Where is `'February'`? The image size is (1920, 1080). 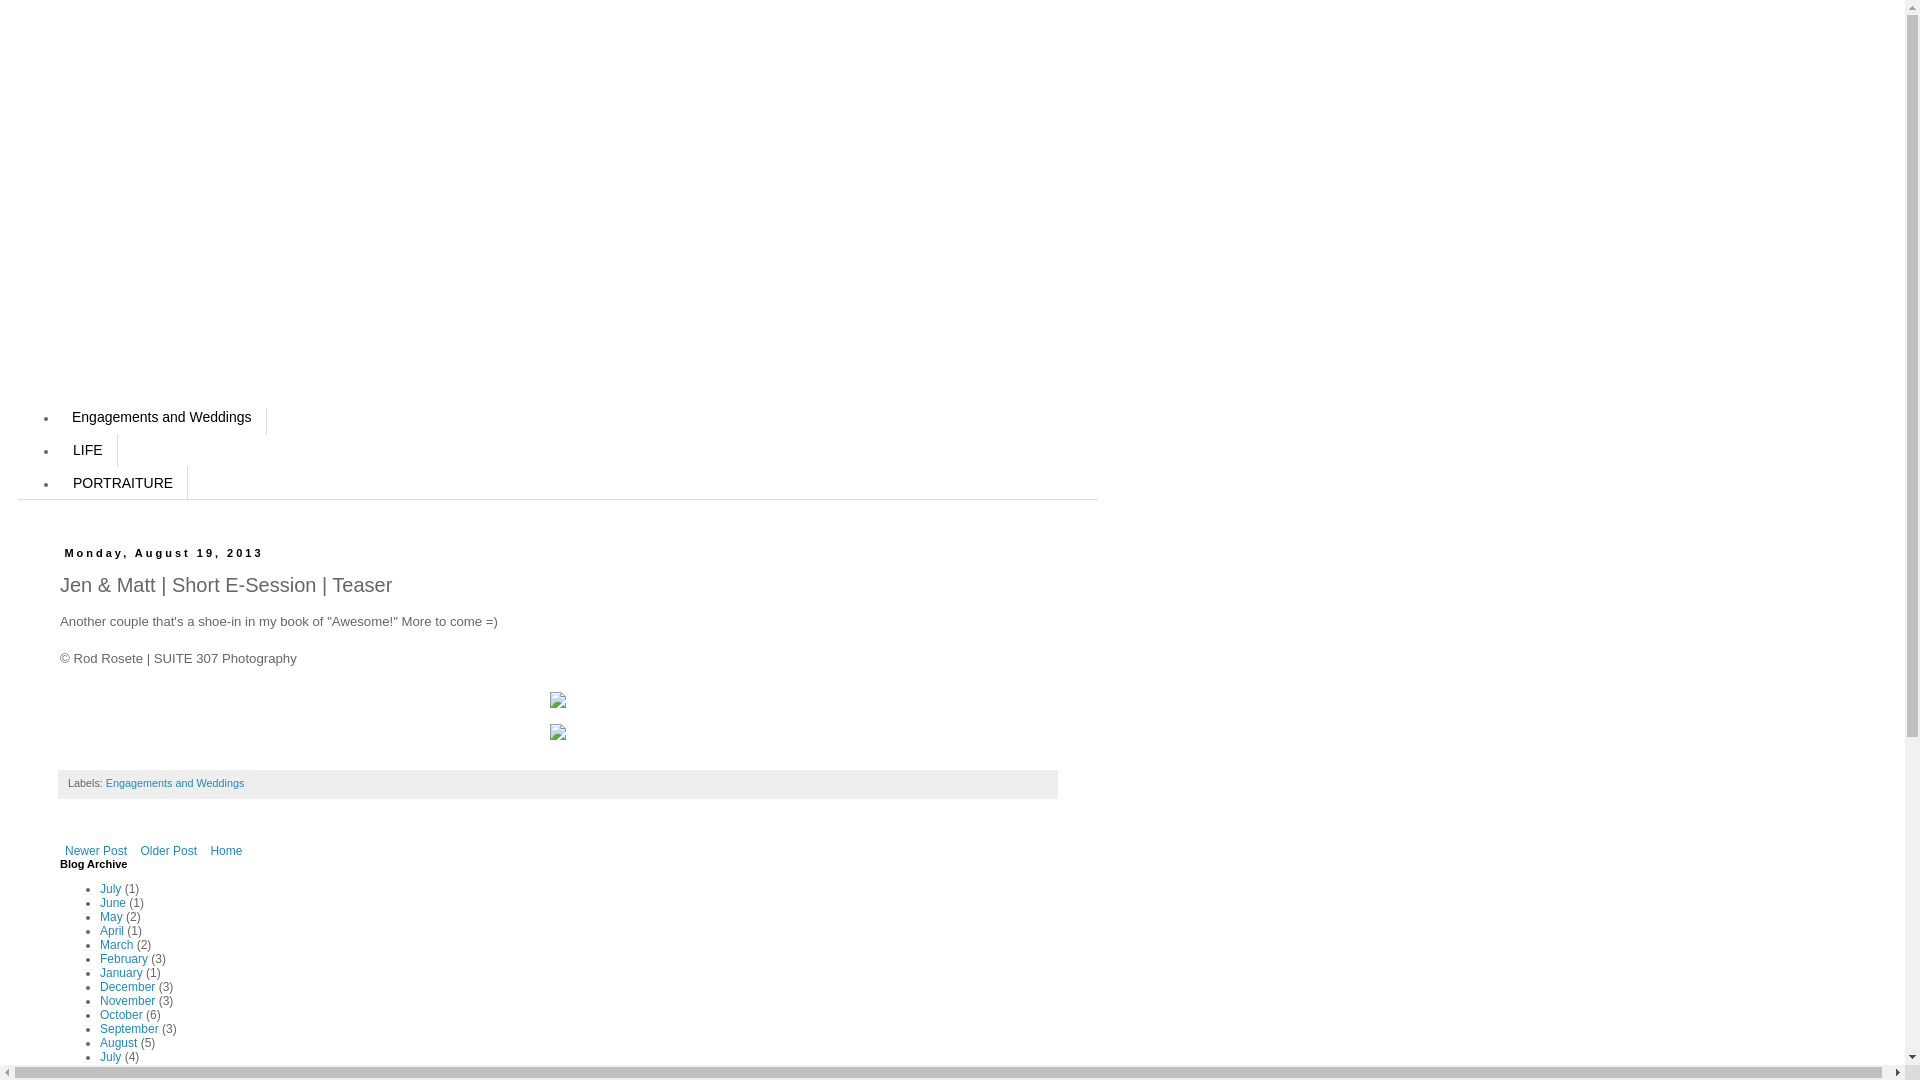
'February' is located at coordinates (99, 958).